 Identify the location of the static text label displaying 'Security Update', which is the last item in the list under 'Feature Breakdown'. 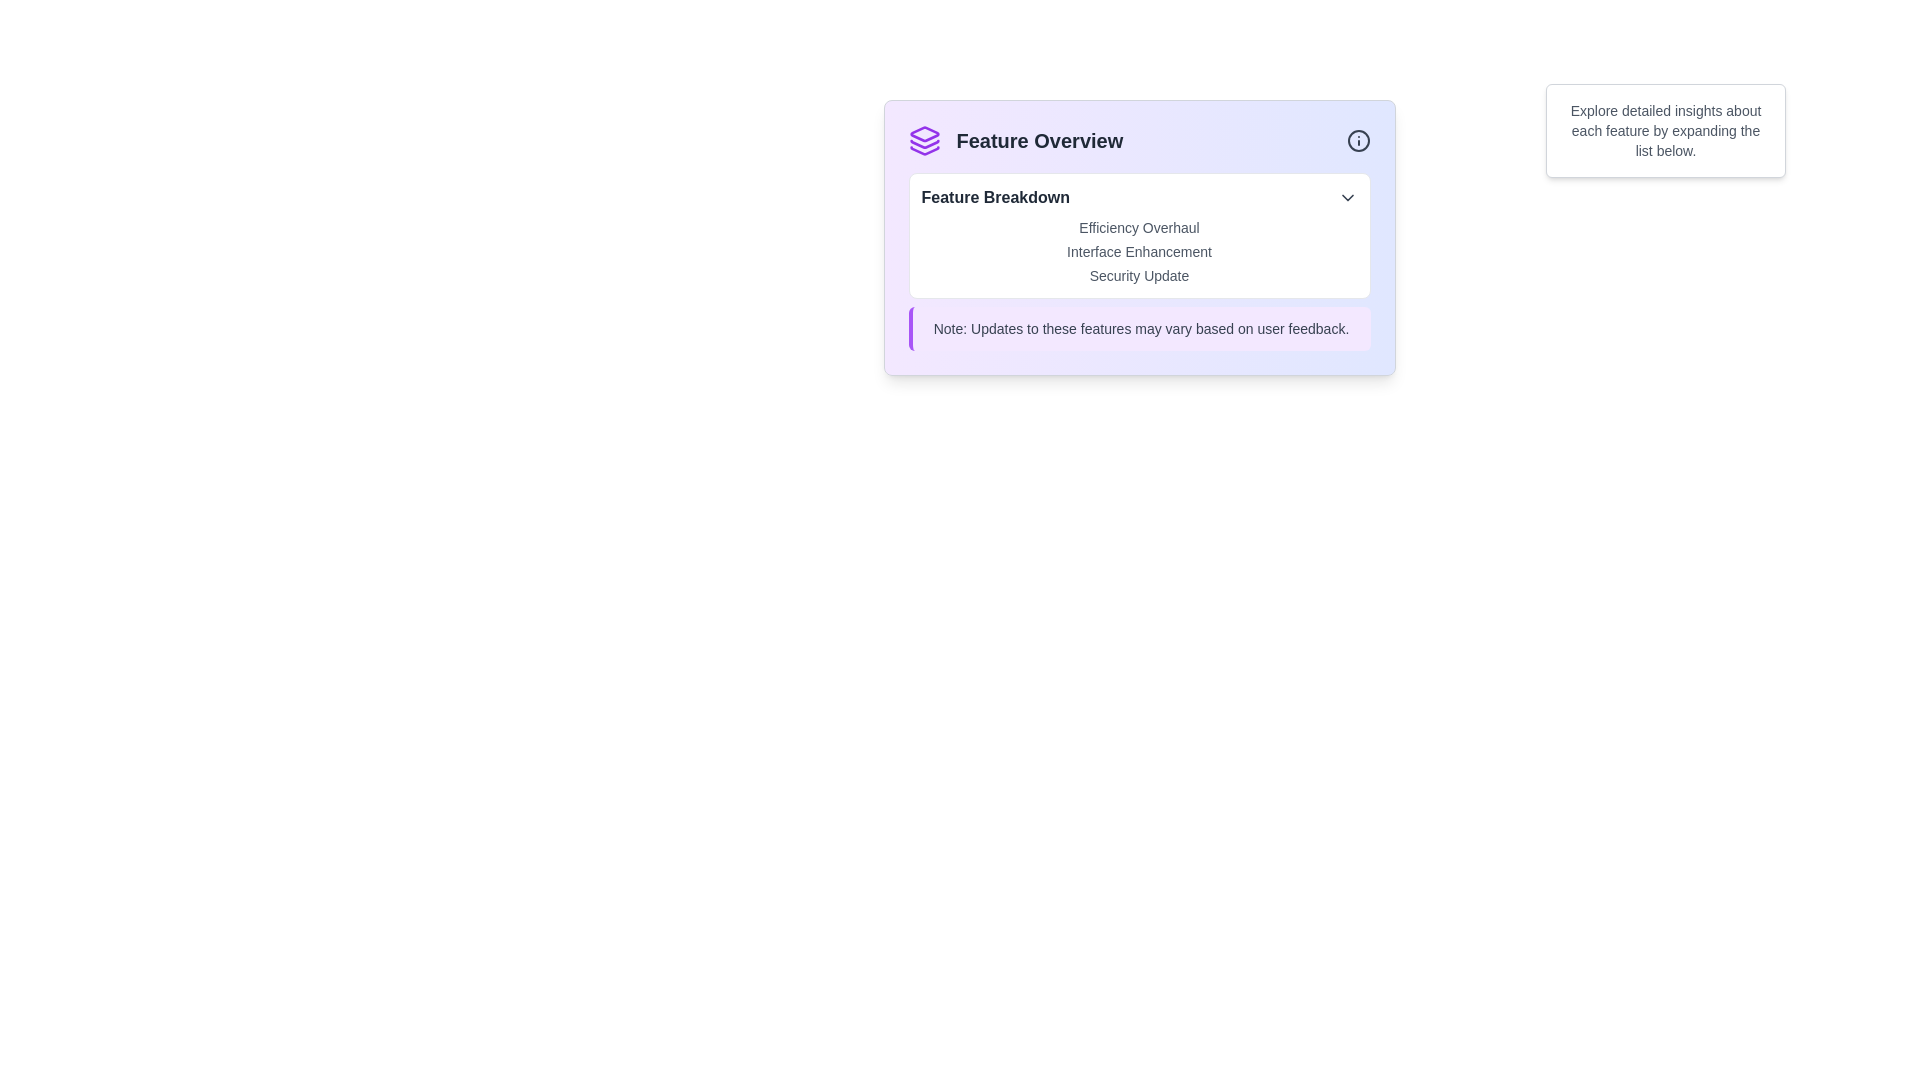
(1139, 276).